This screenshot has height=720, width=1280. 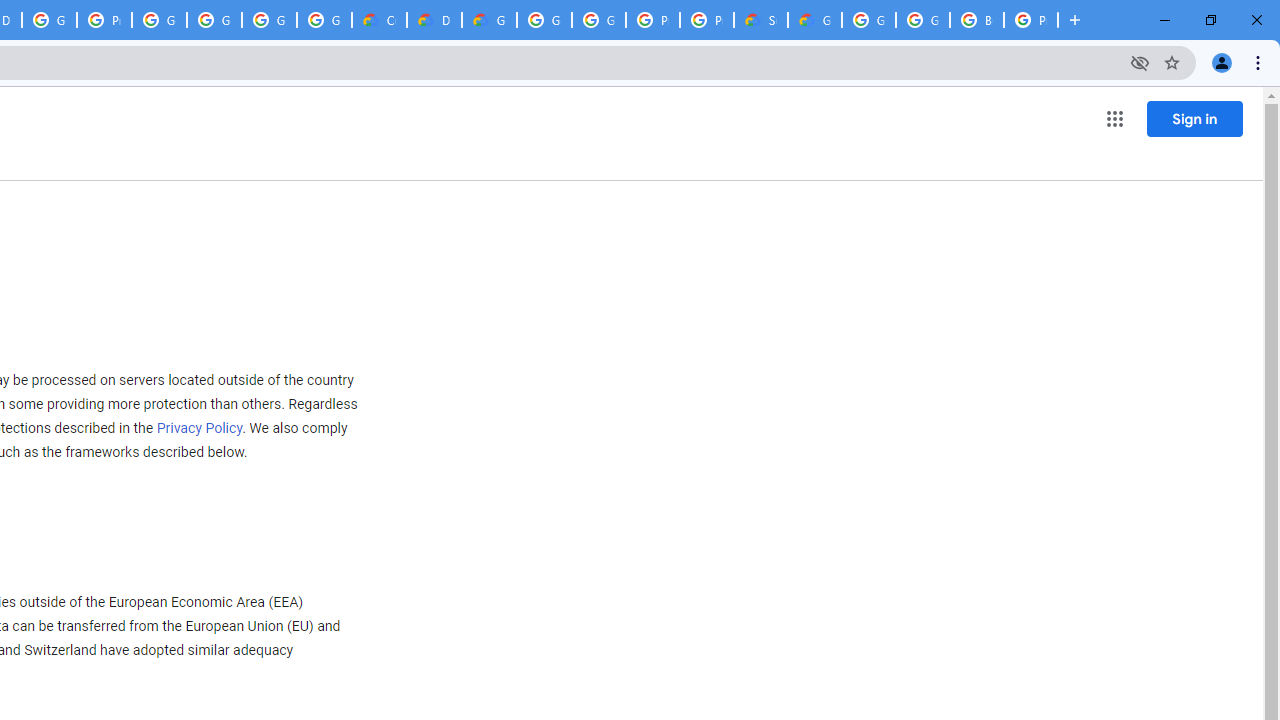 I want to click on 'Google Cloud Platform', so click(x=544, y=20).